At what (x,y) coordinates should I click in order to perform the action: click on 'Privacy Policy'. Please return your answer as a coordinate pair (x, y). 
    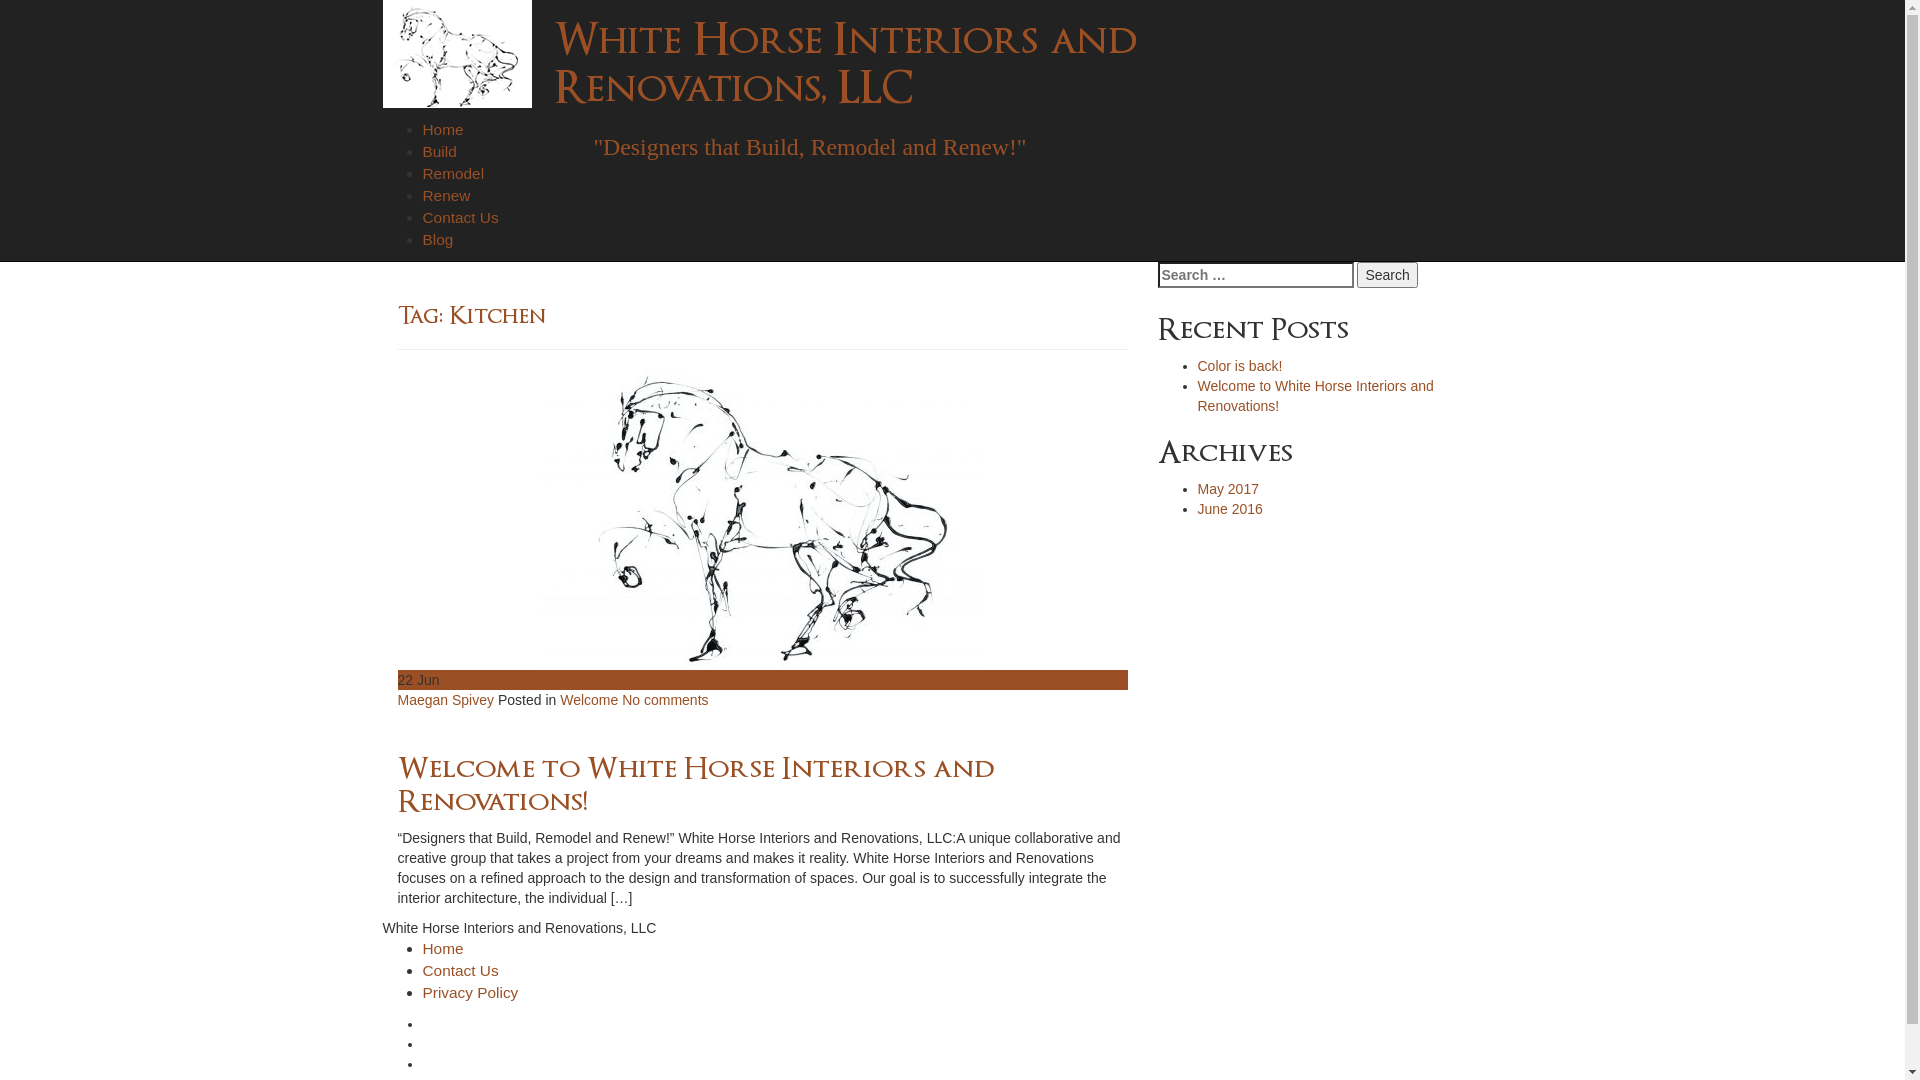
    Looking at the image, I should click on (469, 992).